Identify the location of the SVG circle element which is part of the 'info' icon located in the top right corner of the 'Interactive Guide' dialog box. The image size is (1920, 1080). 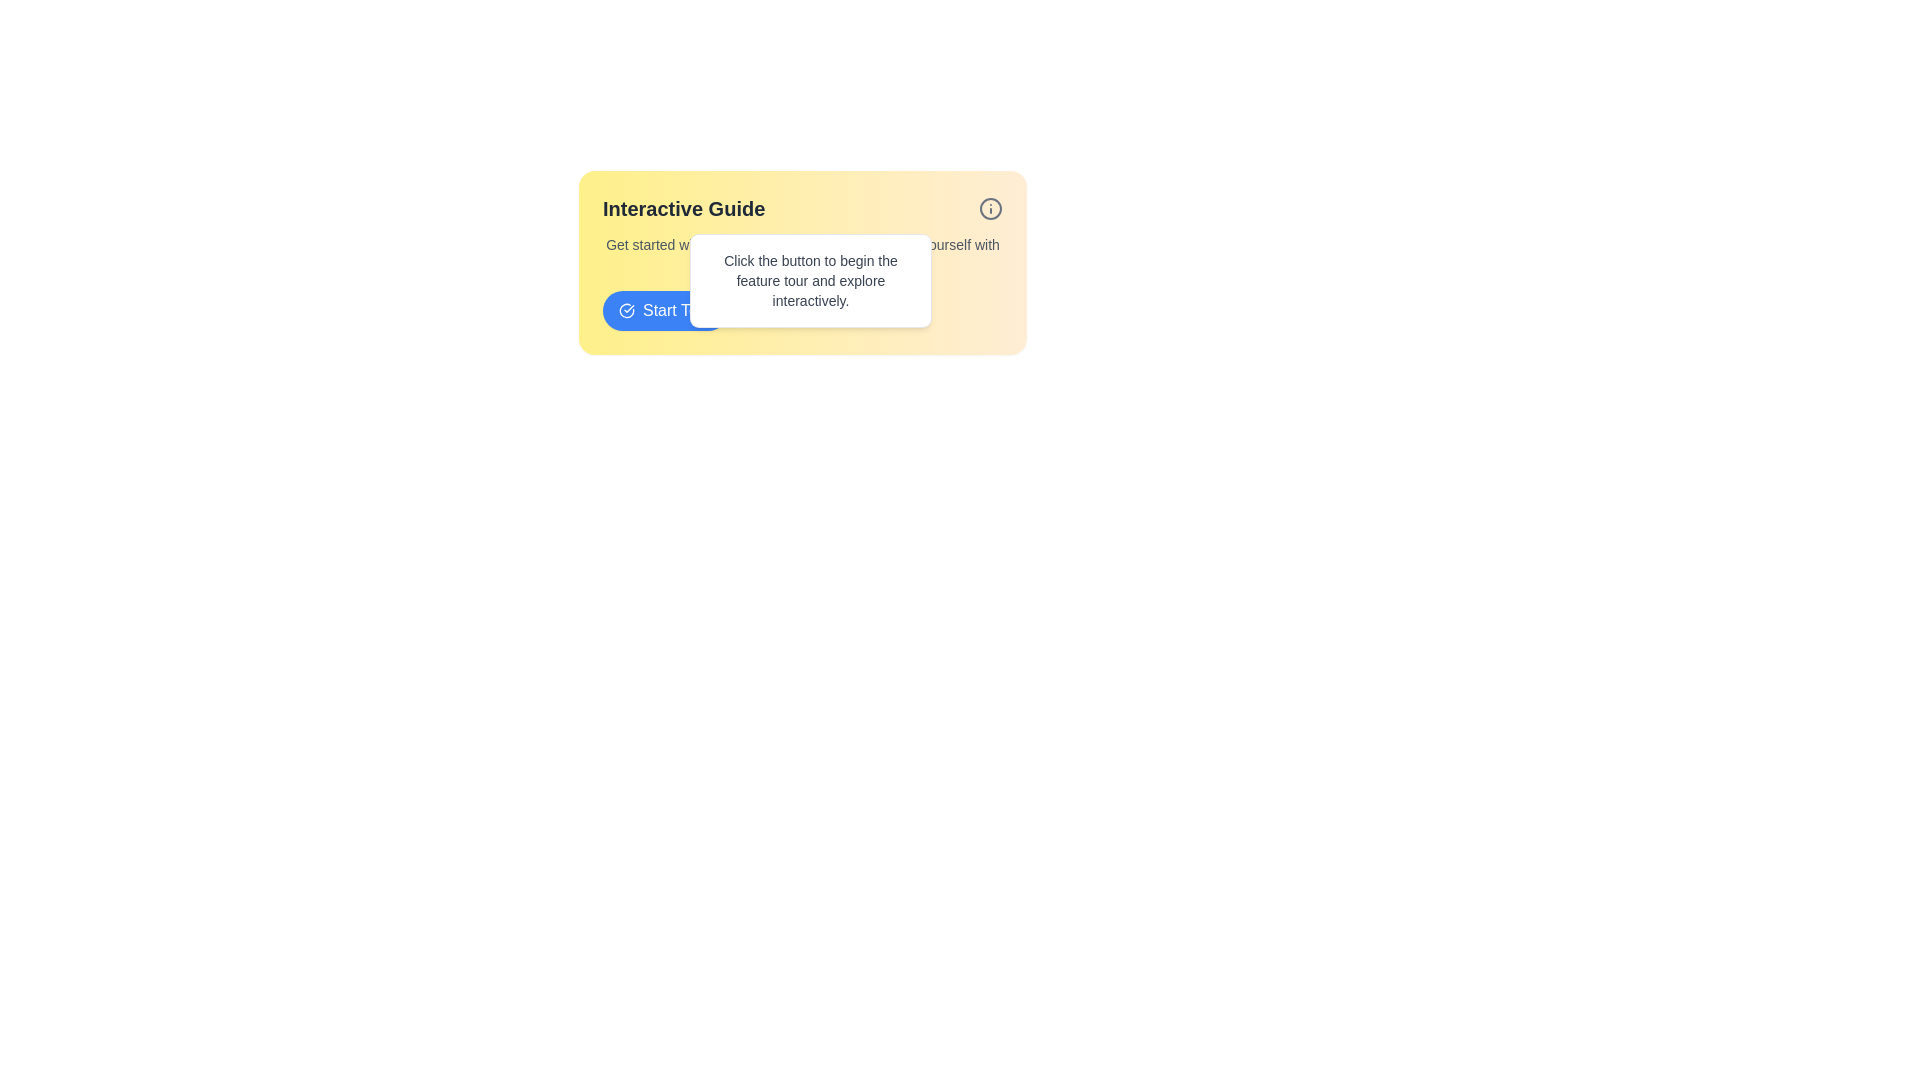
(990, 208).